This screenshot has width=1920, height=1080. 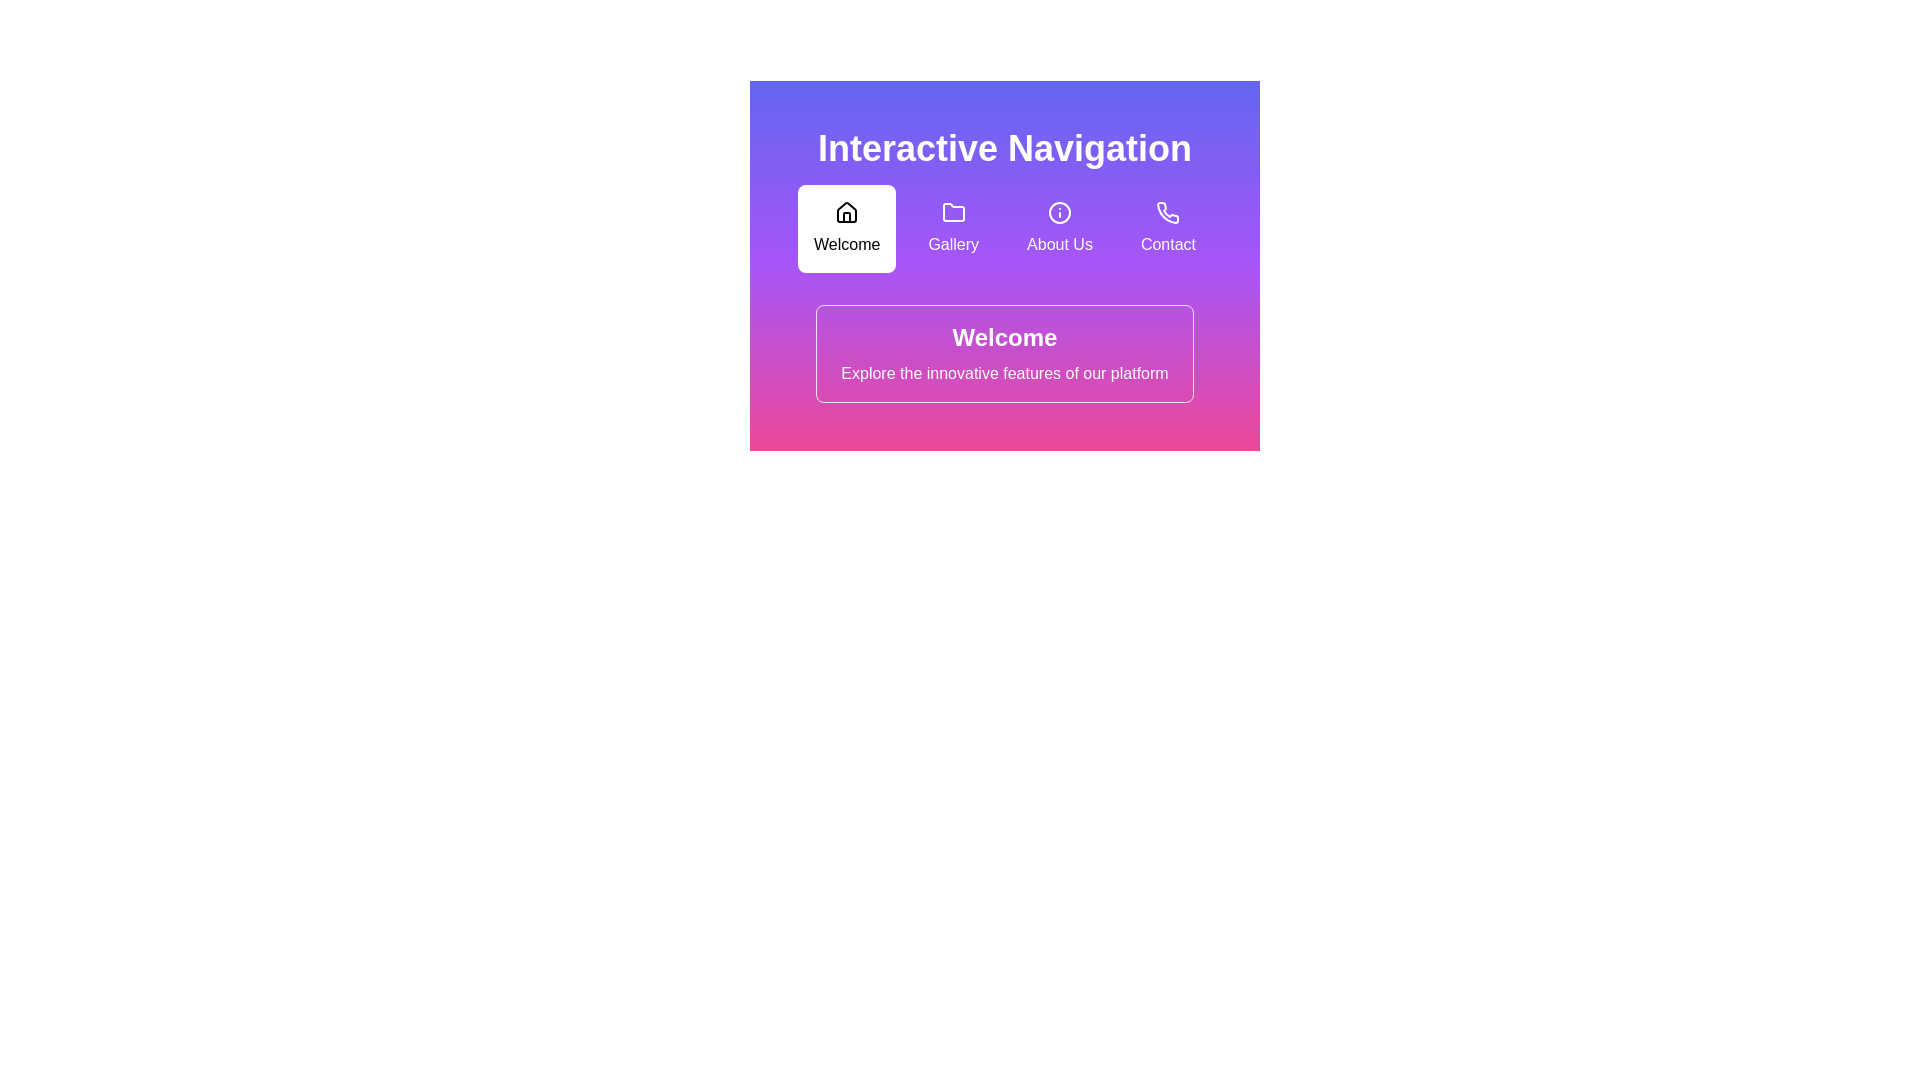 I want to click on the 'Gallery' text label in the navigation menu, so click(x=952, y=244).